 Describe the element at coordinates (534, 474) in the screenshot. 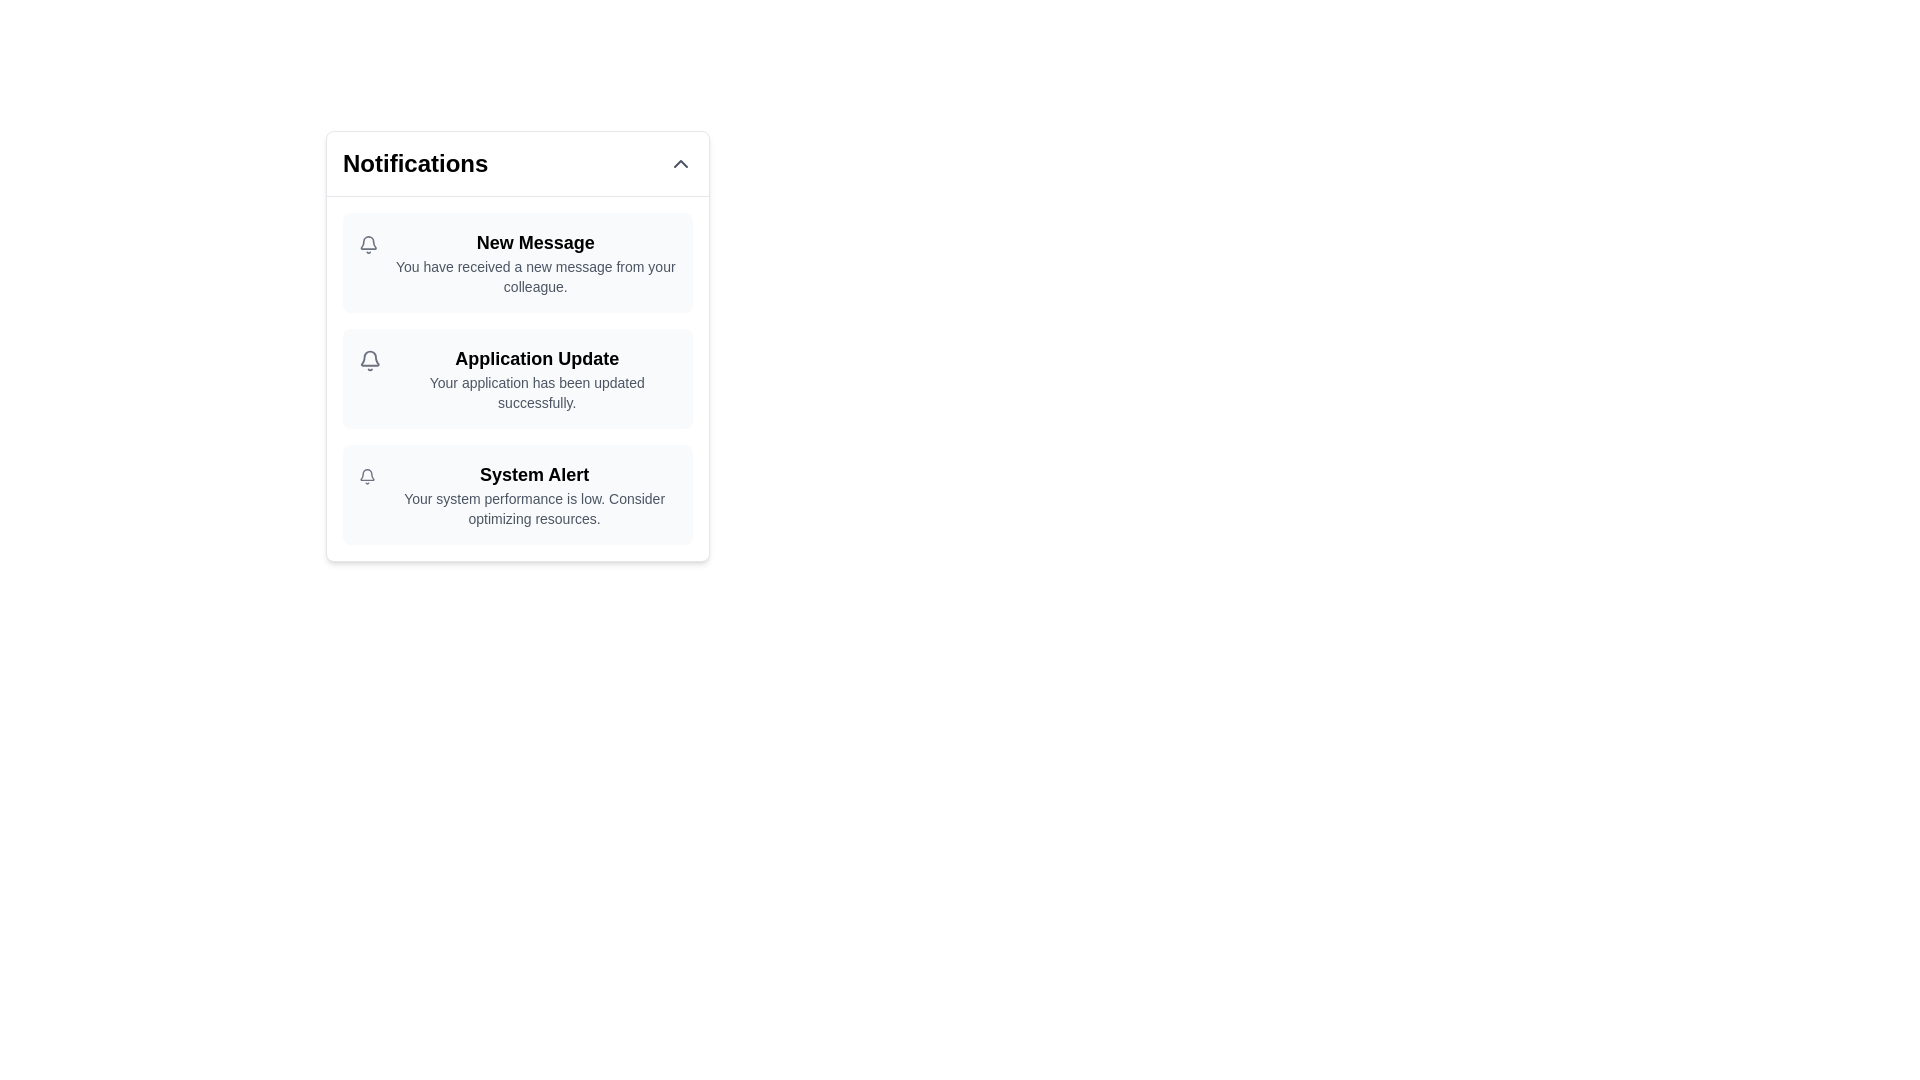

I see `the 'System Alert' text label, which is styled in bold and larger font, positioned as the heading within the last item in the list of notifications` at that location.